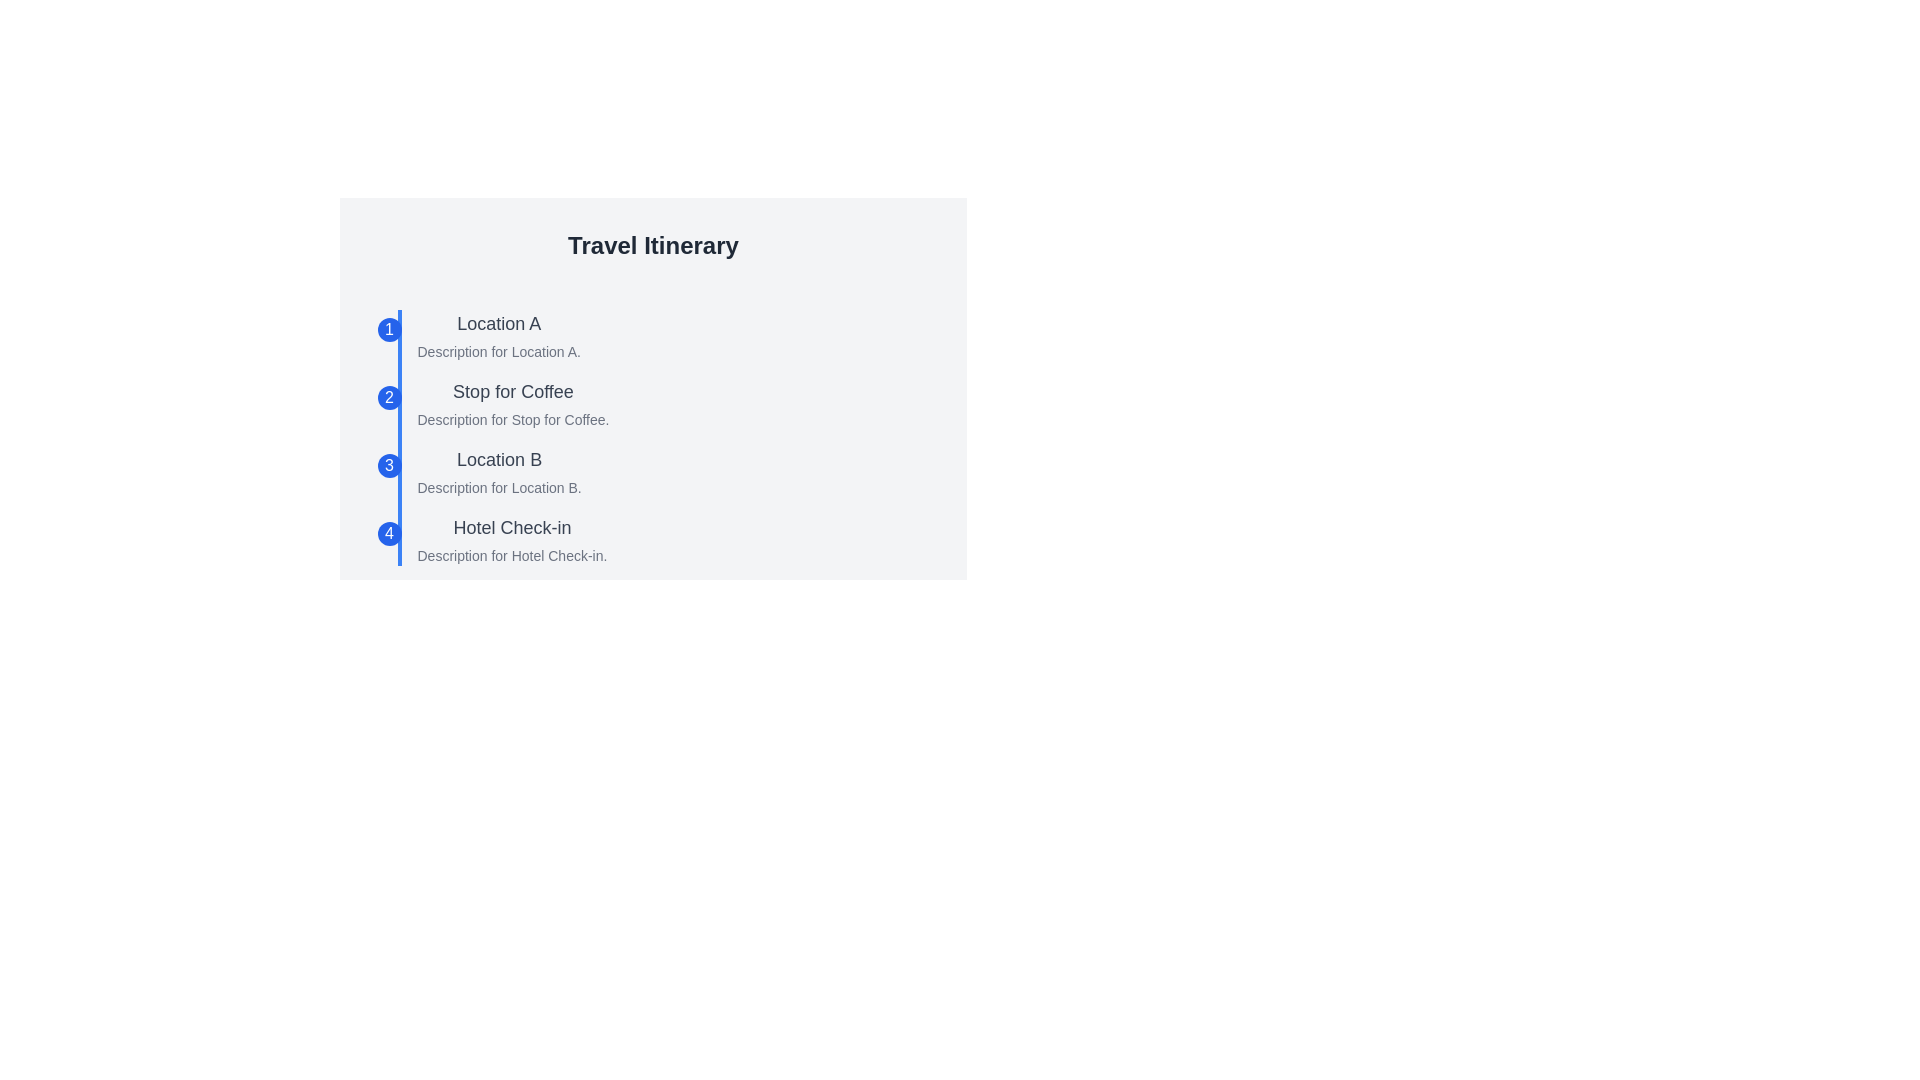  What do you see at coordinates (389, 329) in the screenshot?
I see `the first step icon of the timeline, which is a circular marker with a numerical label, located adjacent to the text 'Location A'` at bounding box center [389, 329].